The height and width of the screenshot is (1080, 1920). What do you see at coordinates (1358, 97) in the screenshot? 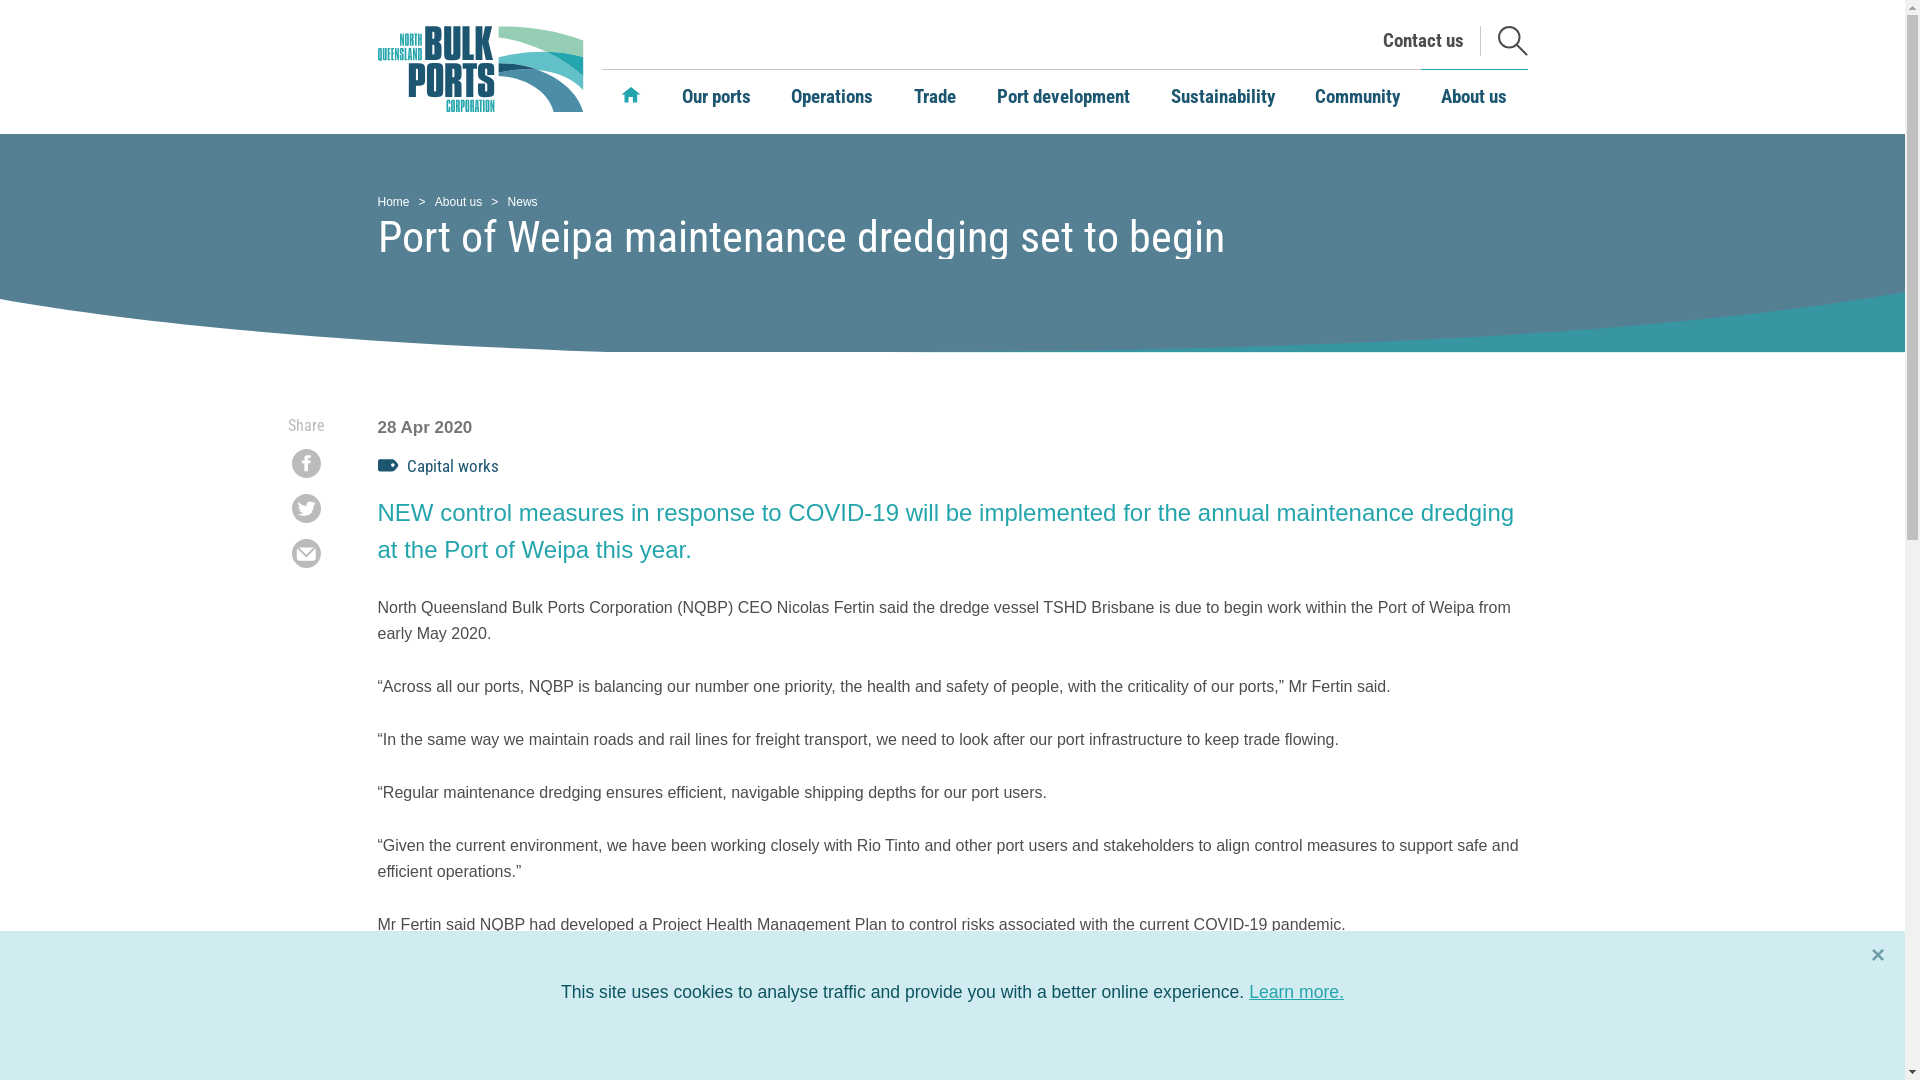
I see `'Community'` at bounding box center [1358, 97].